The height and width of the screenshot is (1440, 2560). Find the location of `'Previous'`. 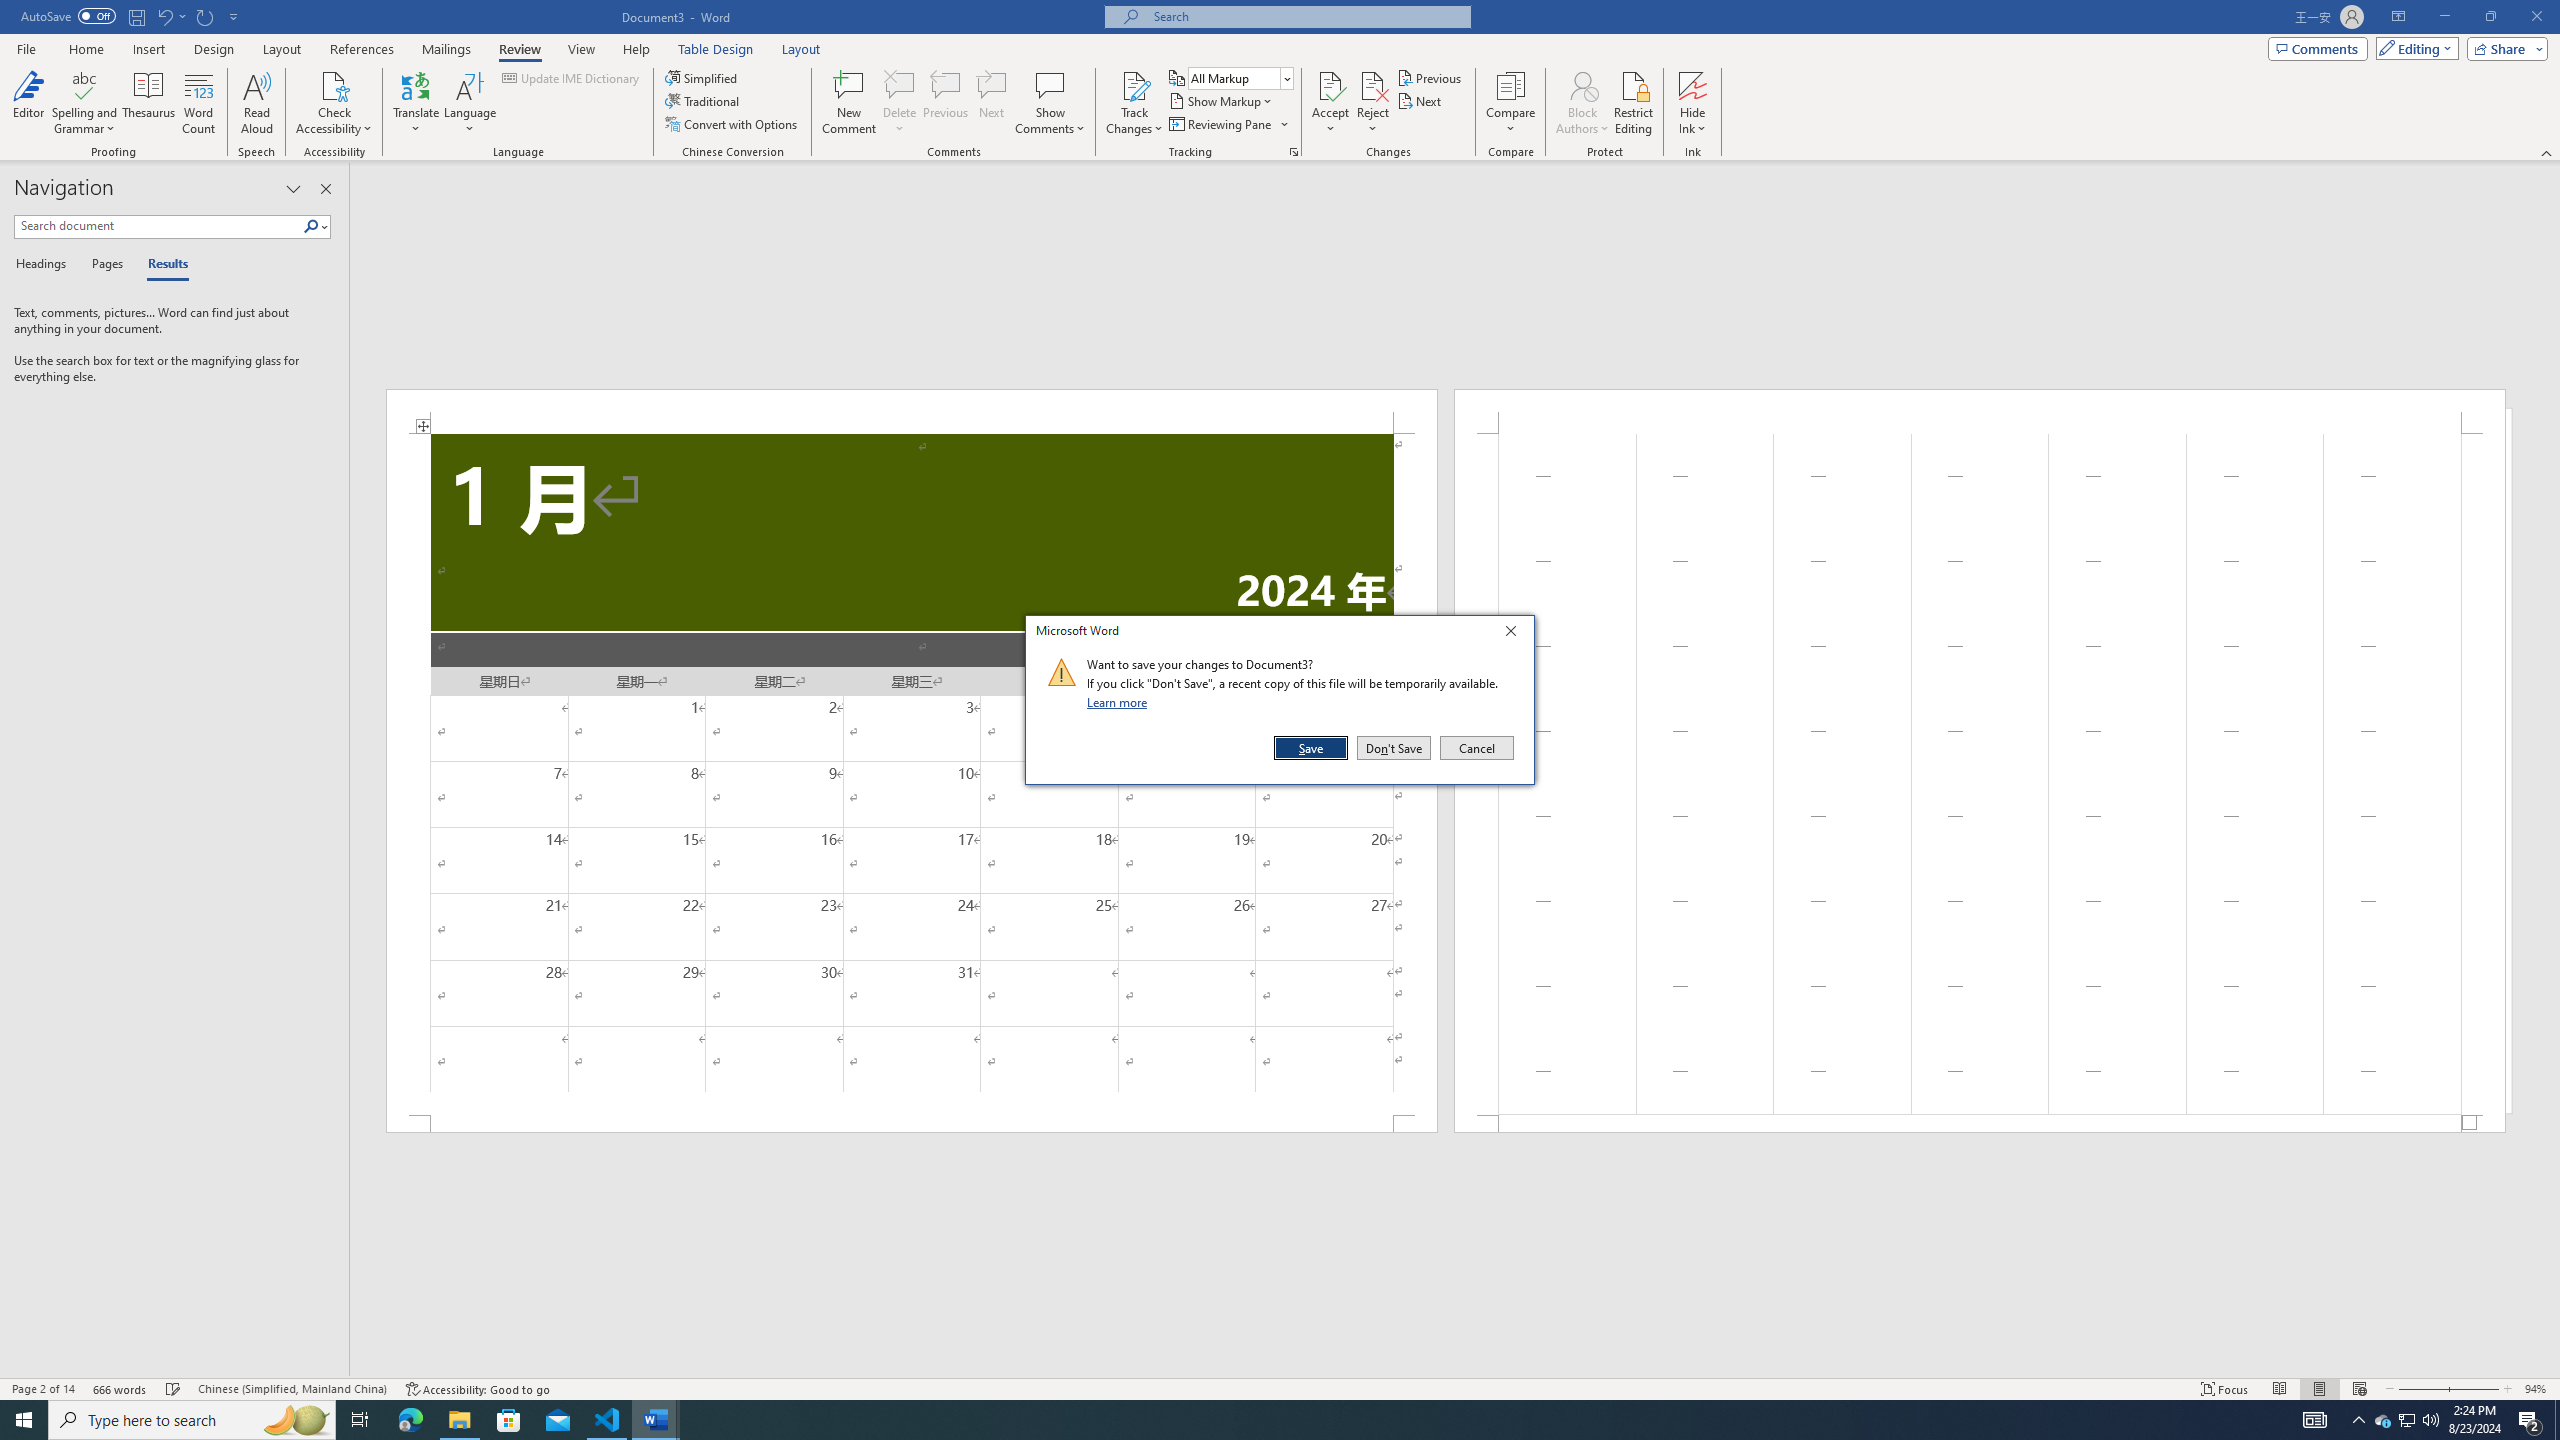

'Previous' is located at coordinates (1430, 77).